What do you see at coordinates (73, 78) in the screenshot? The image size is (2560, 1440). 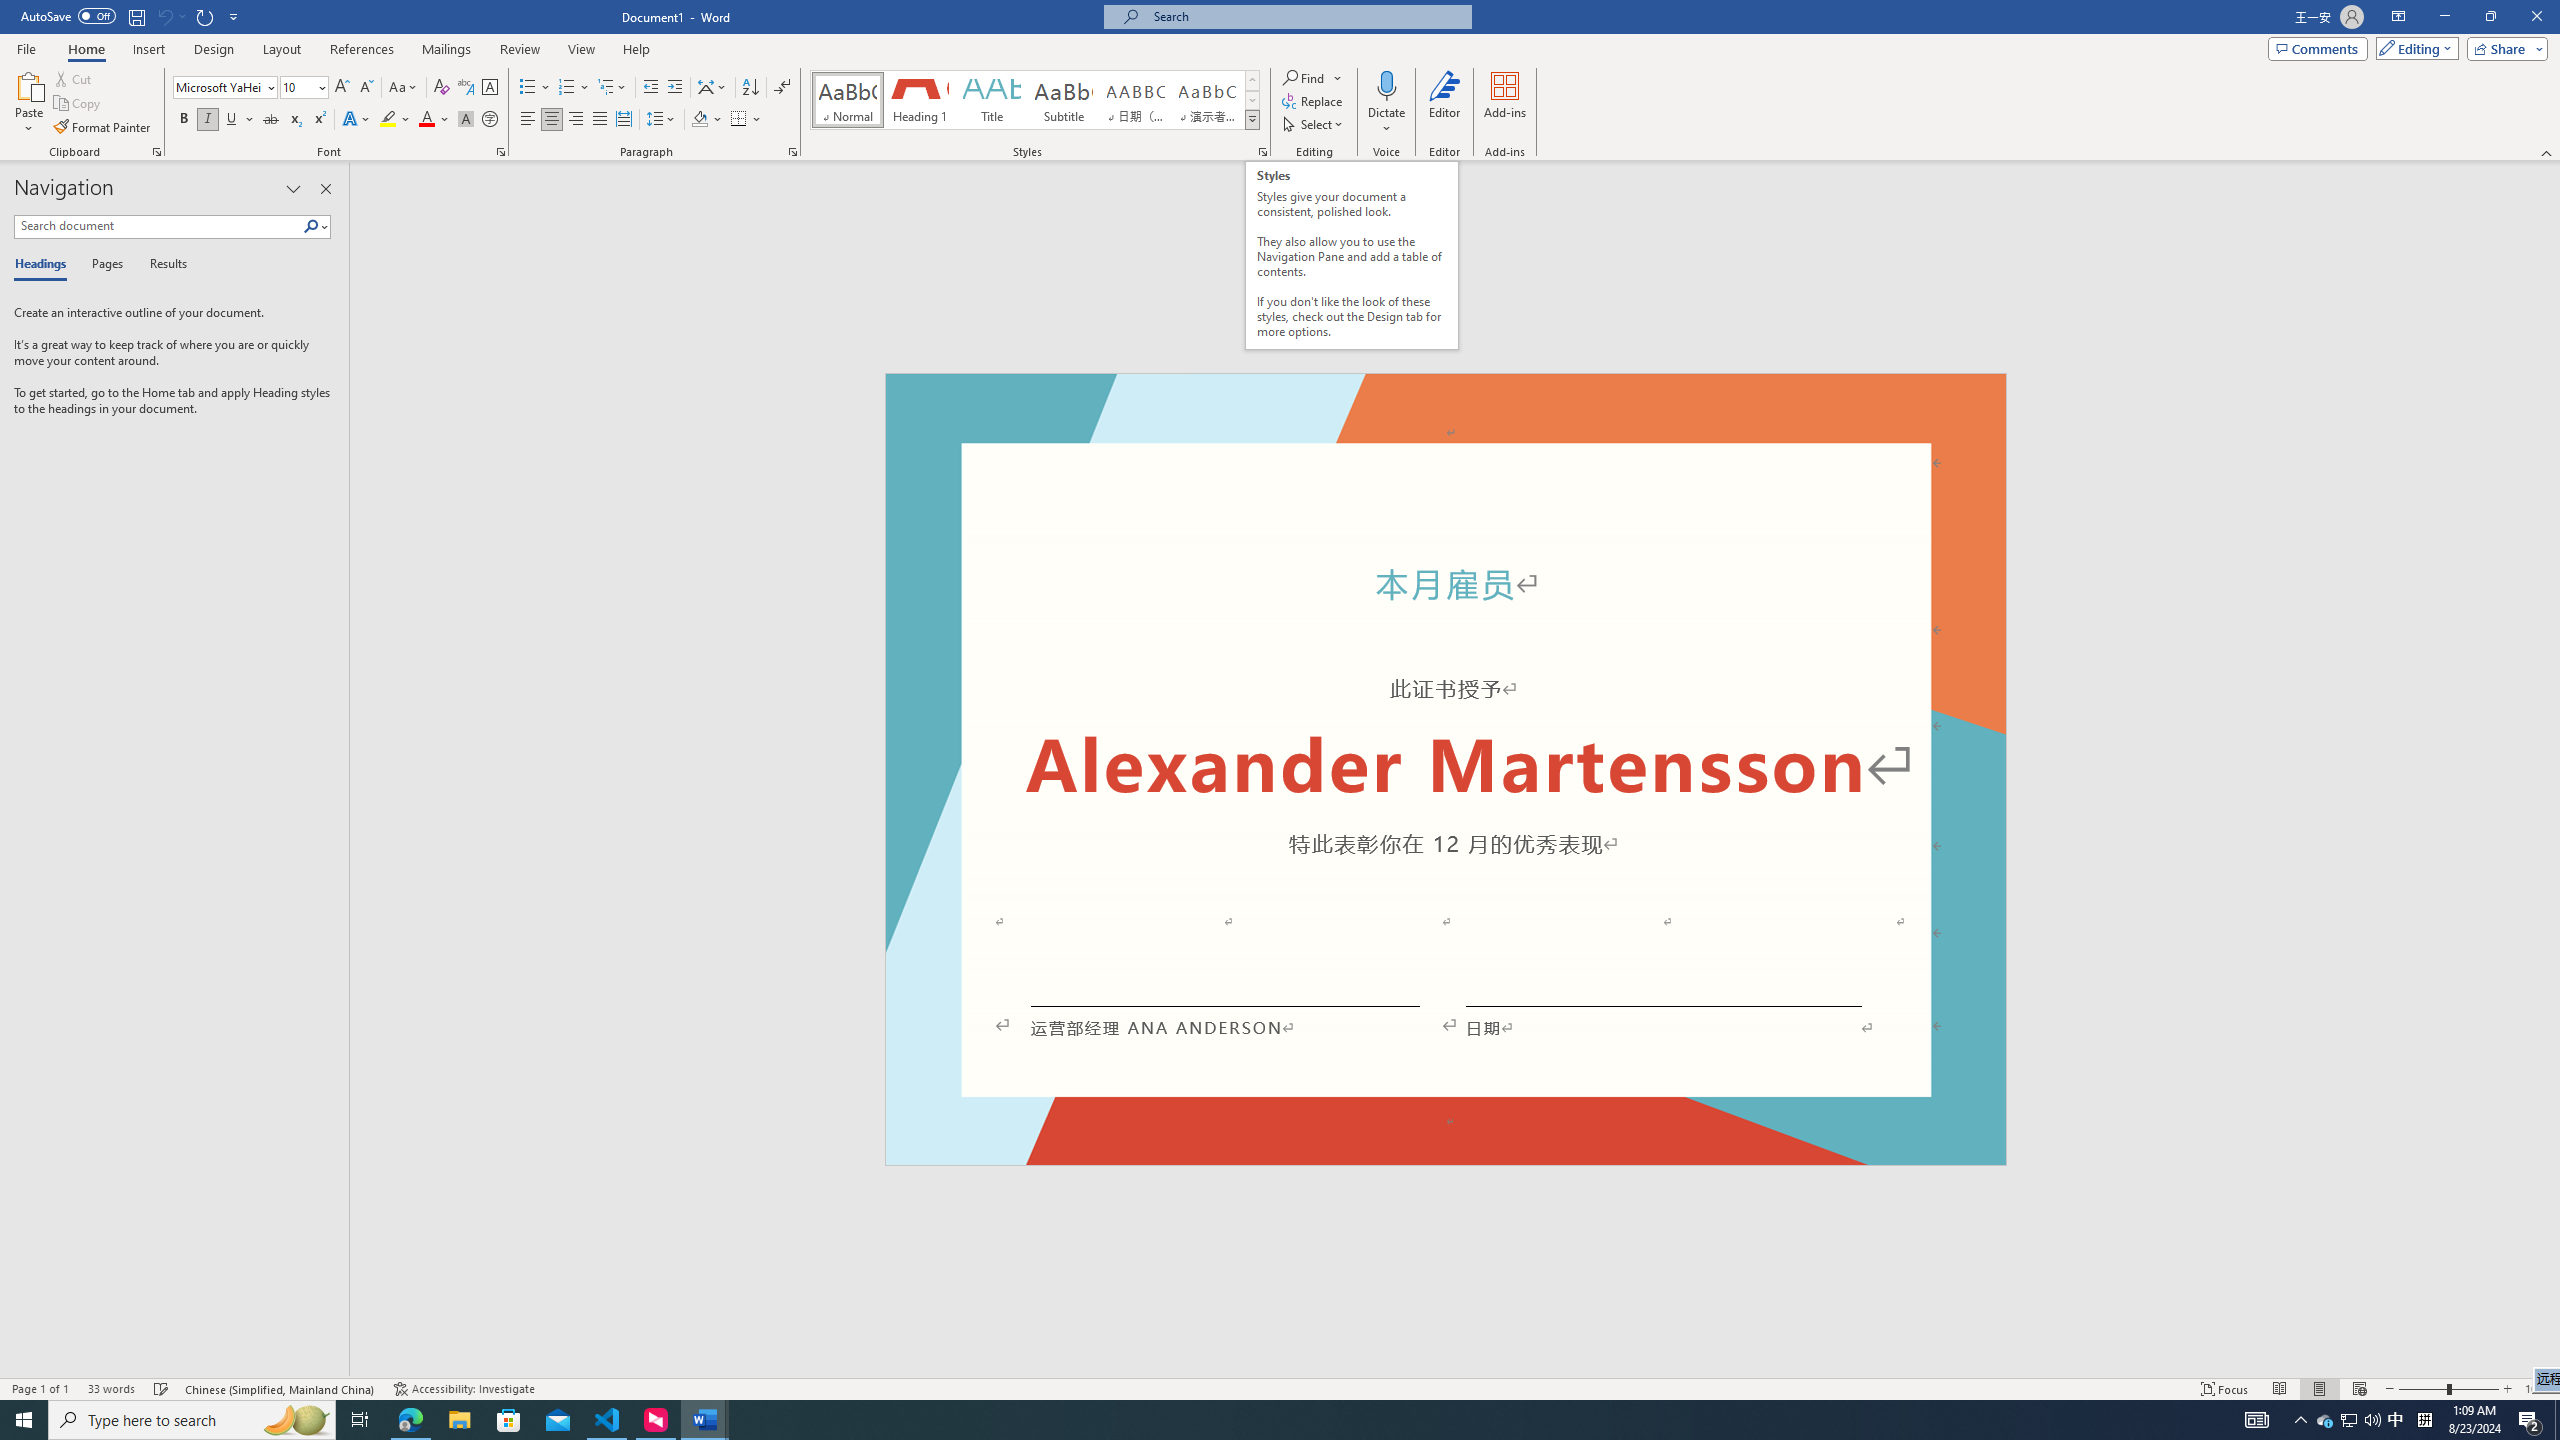 I see `'Cut'` at bounding box center [73, 78].